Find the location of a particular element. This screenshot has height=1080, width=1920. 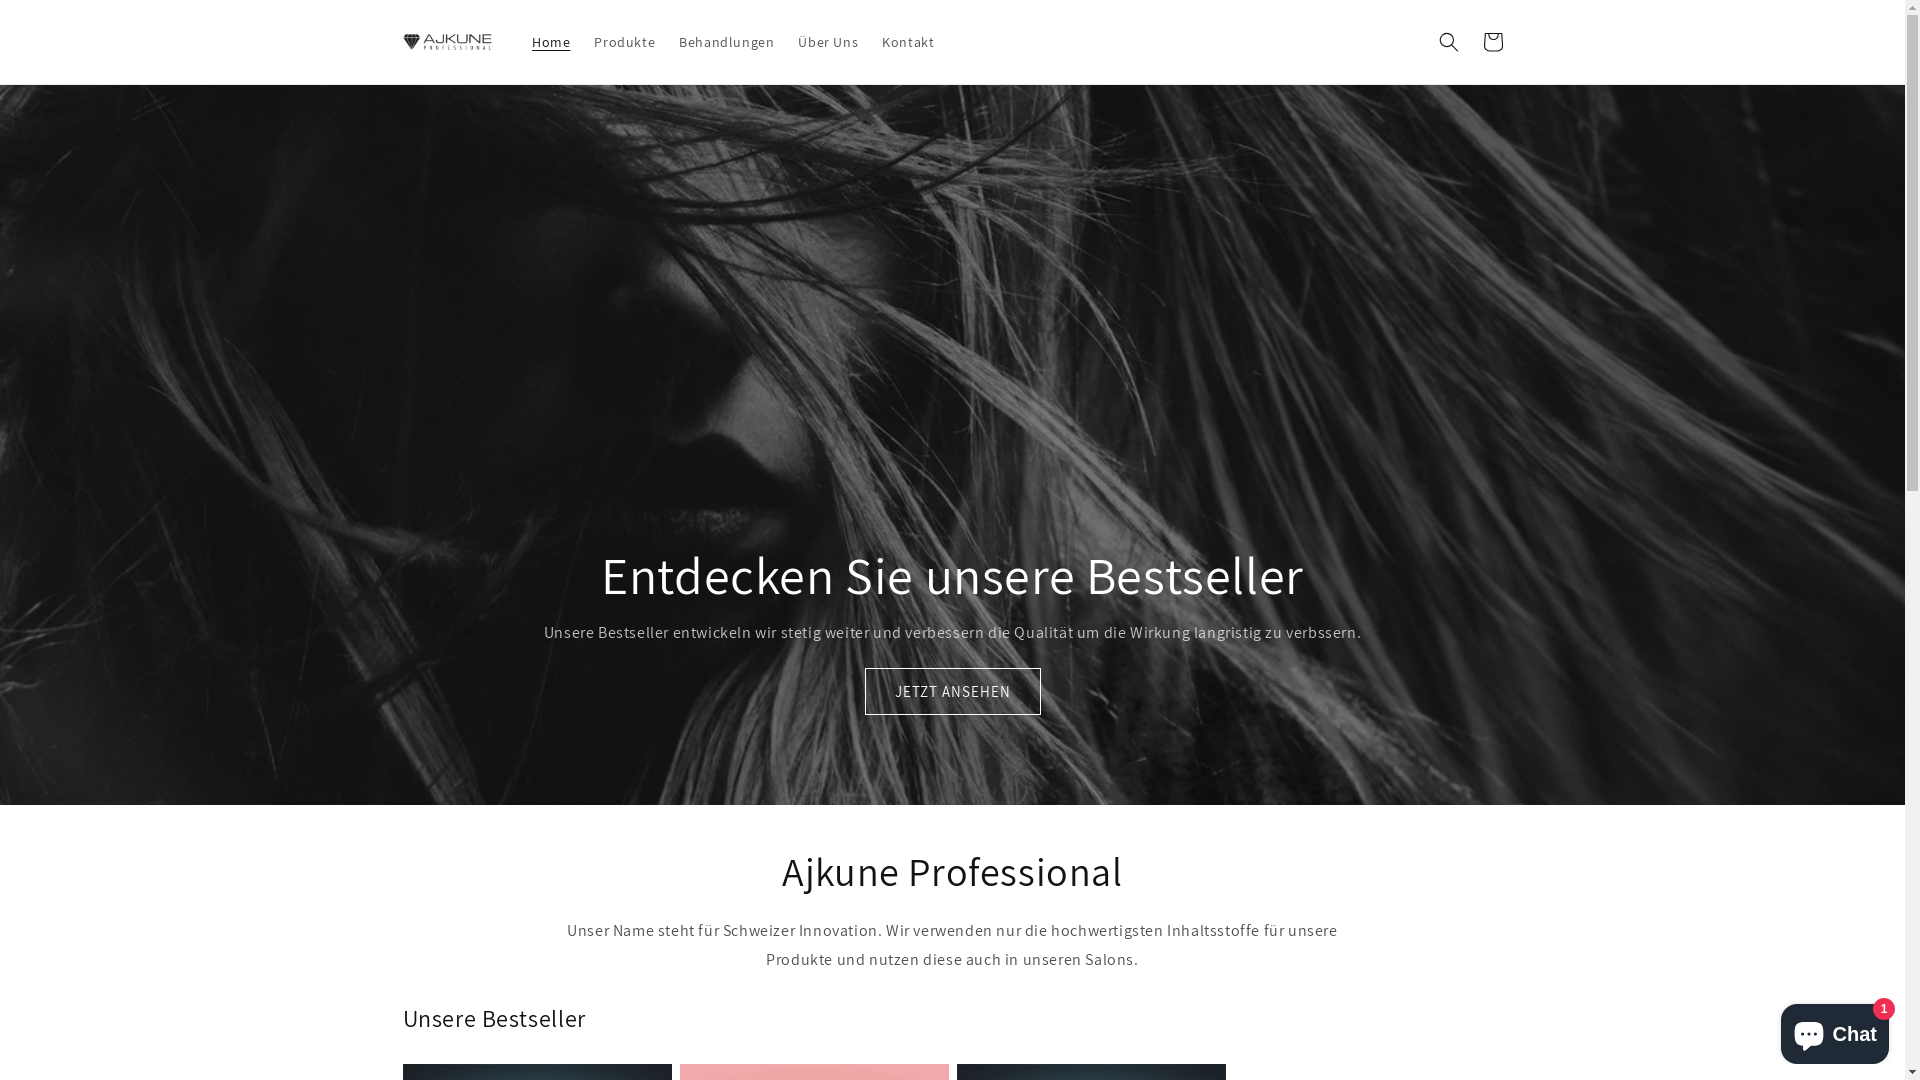

'Warenkorb' is located at coordinates (1492, 42).